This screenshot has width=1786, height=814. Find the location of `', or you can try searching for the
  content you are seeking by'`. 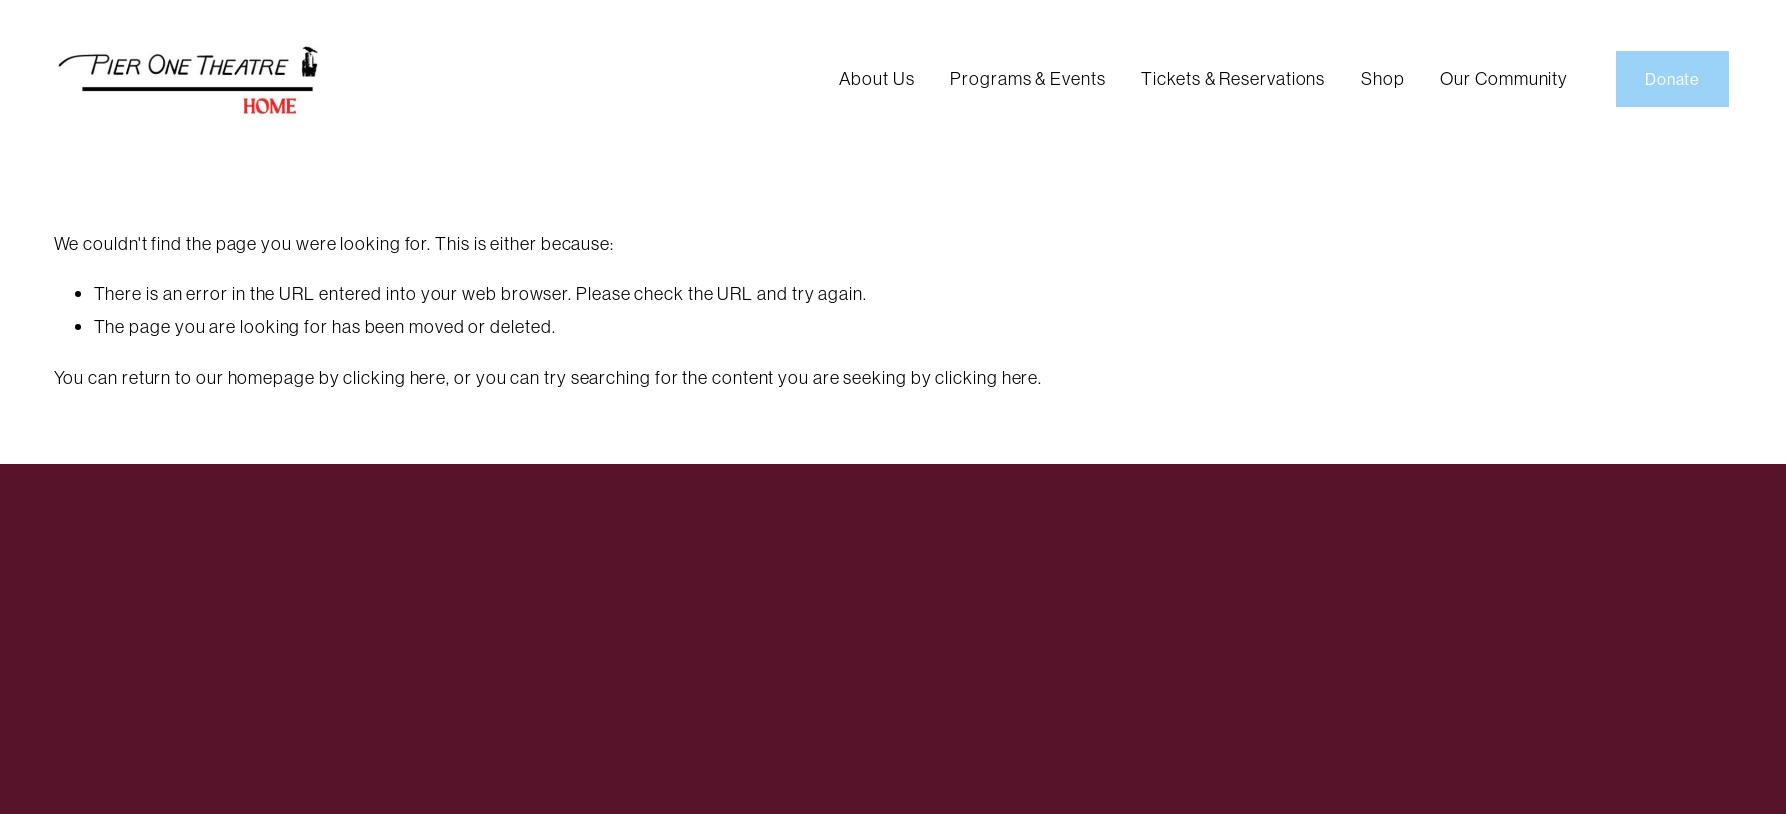

', or you can try searching for the
  content you are seeking by' is located at coordinates (690, 376).